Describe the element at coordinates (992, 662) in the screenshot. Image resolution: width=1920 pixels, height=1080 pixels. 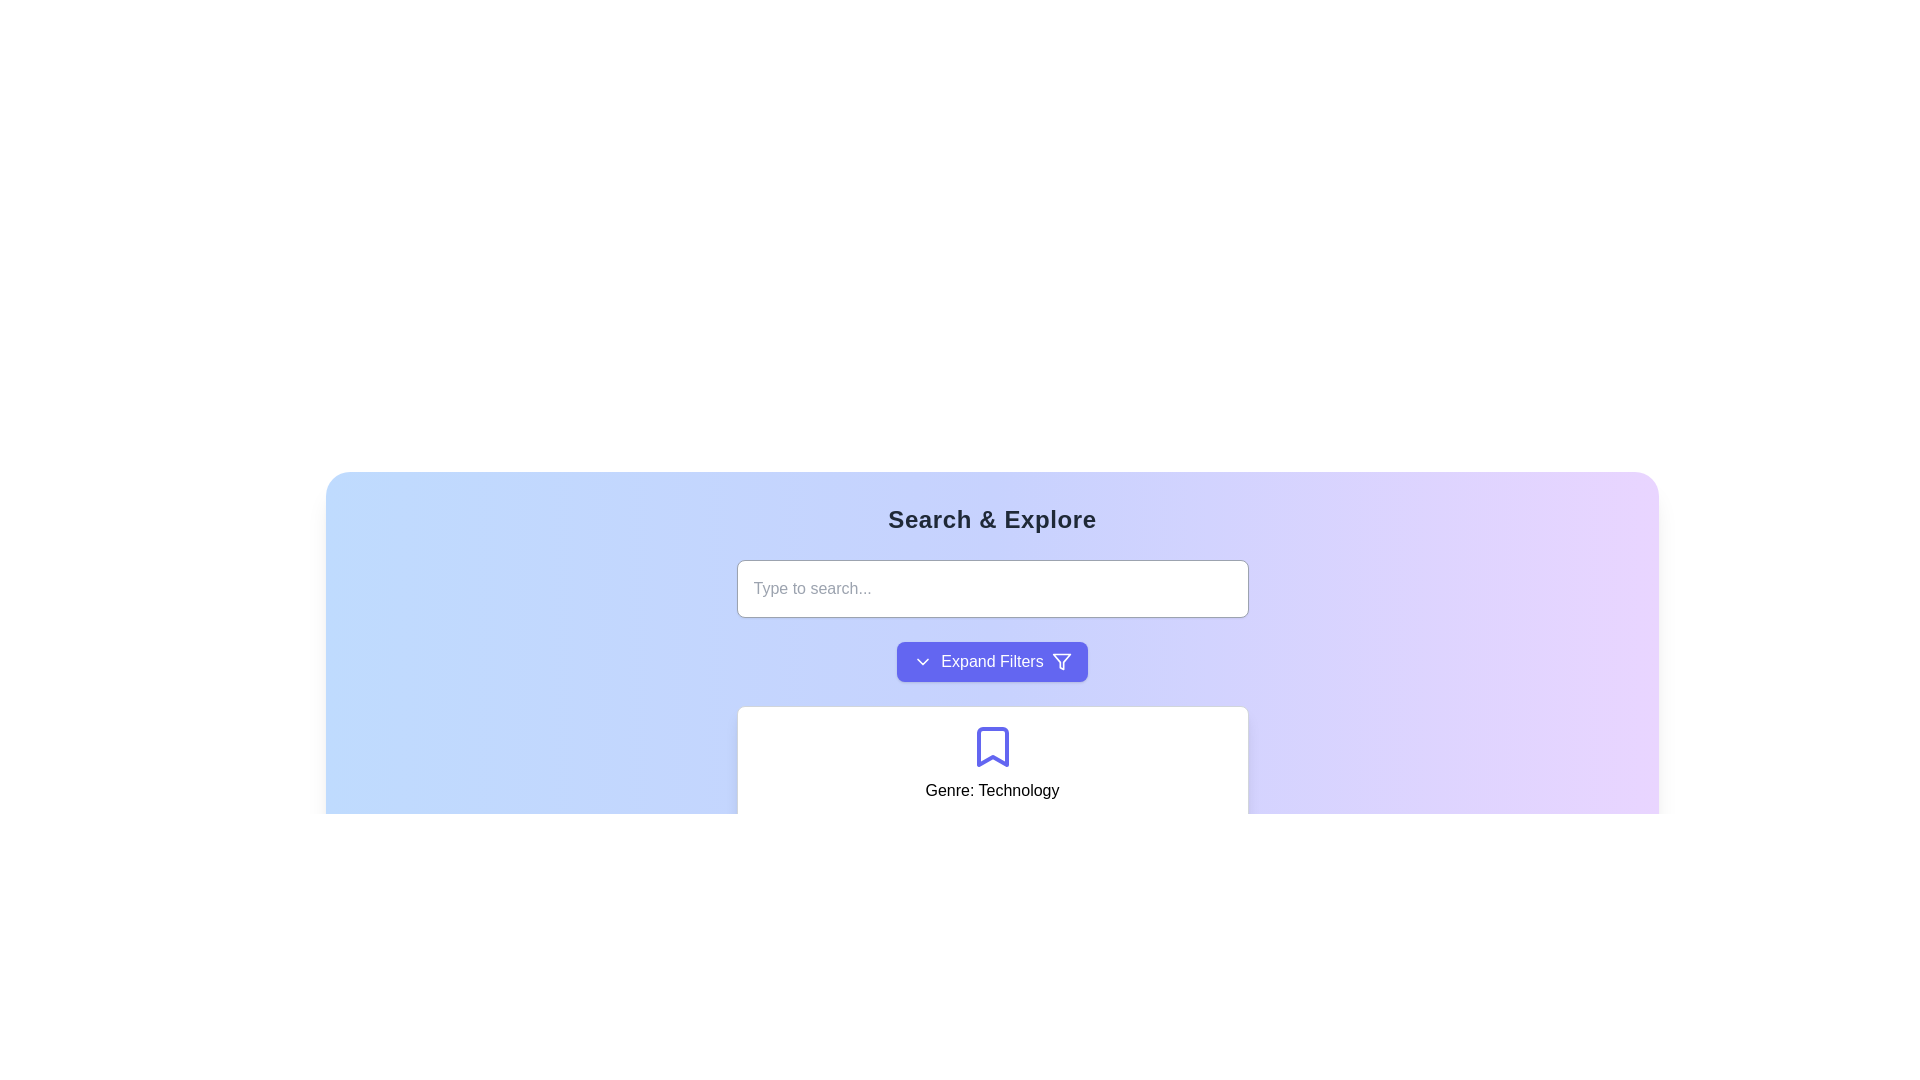
I see `the button located below the search input field and above the 'Genre: Technology' section` at that location.